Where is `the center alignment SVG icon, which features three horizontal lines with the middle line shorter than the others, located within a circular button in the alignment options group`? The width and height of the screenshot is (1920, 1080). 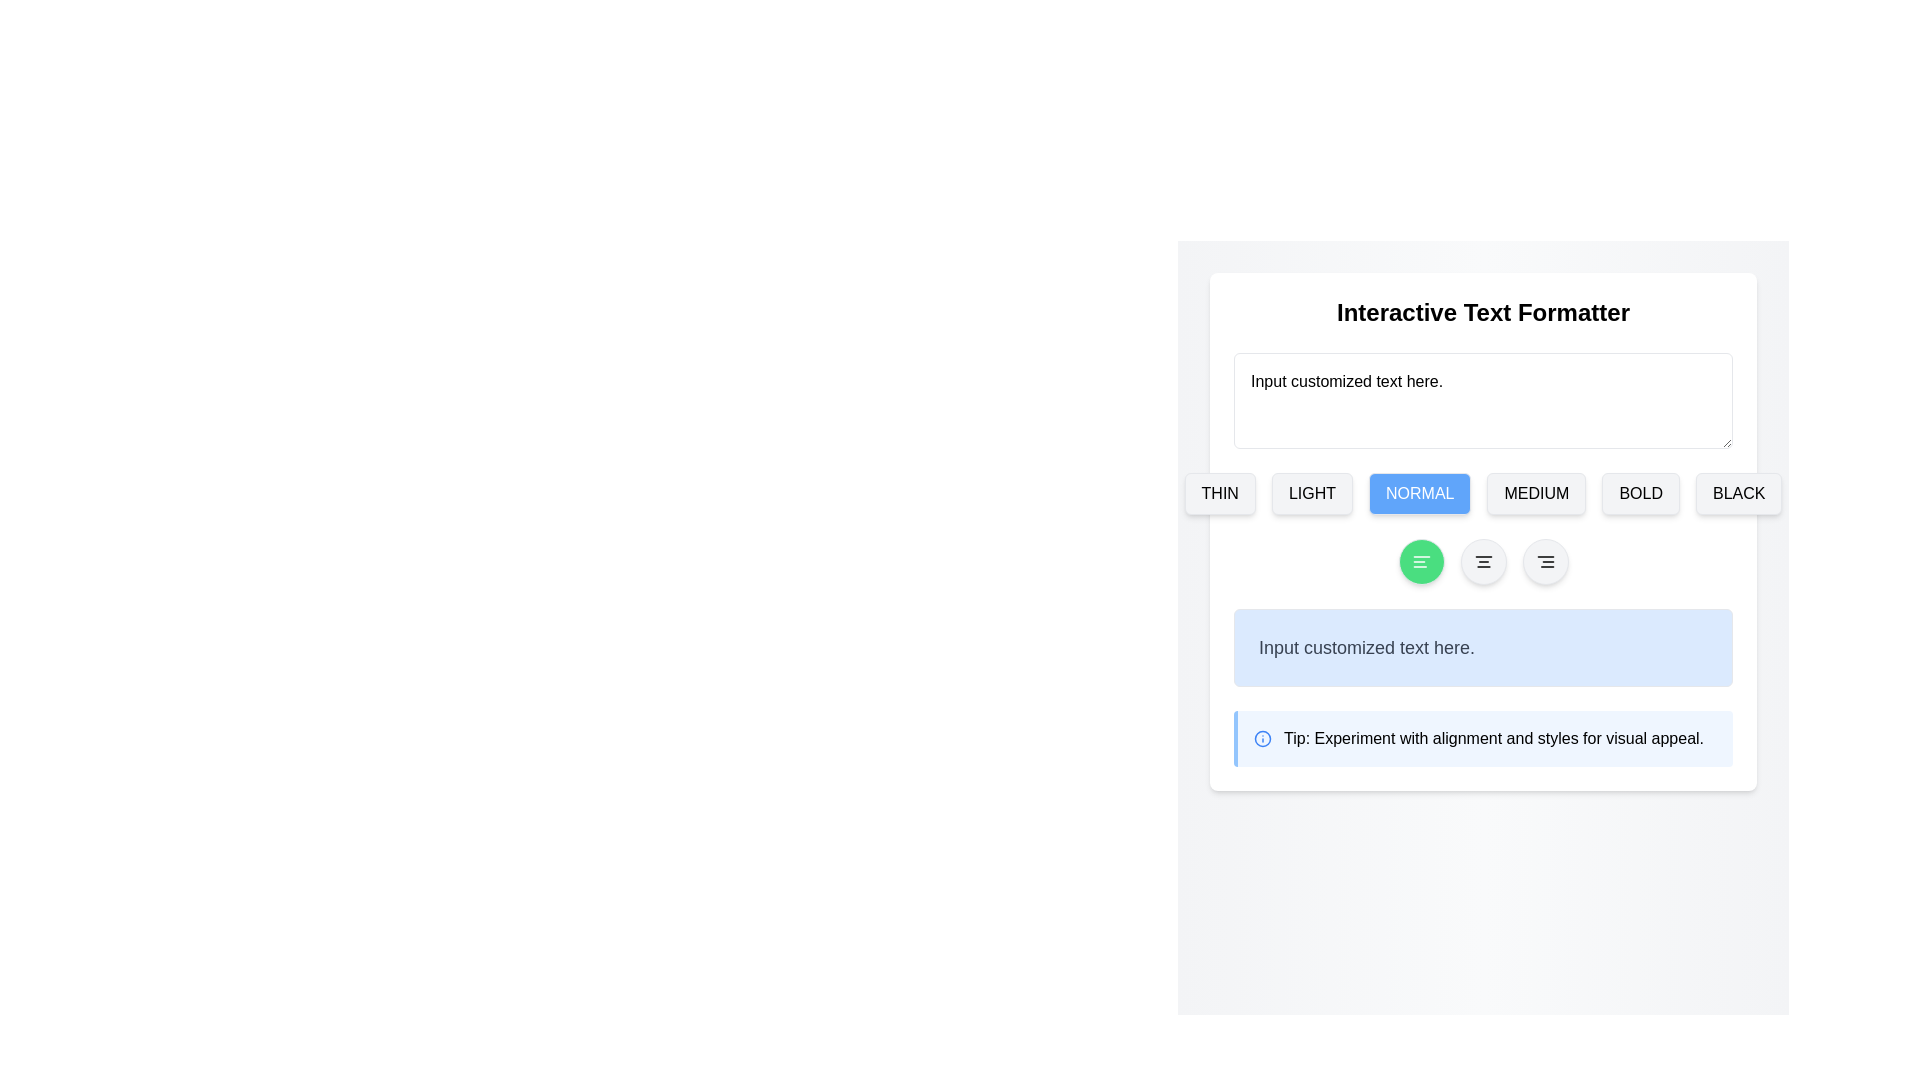 the center alignment SVG icon, which features three horizontal lines with the middle line shorter than the others, located within a circular button in the alignment options group is located at coordinates (1483, 562).